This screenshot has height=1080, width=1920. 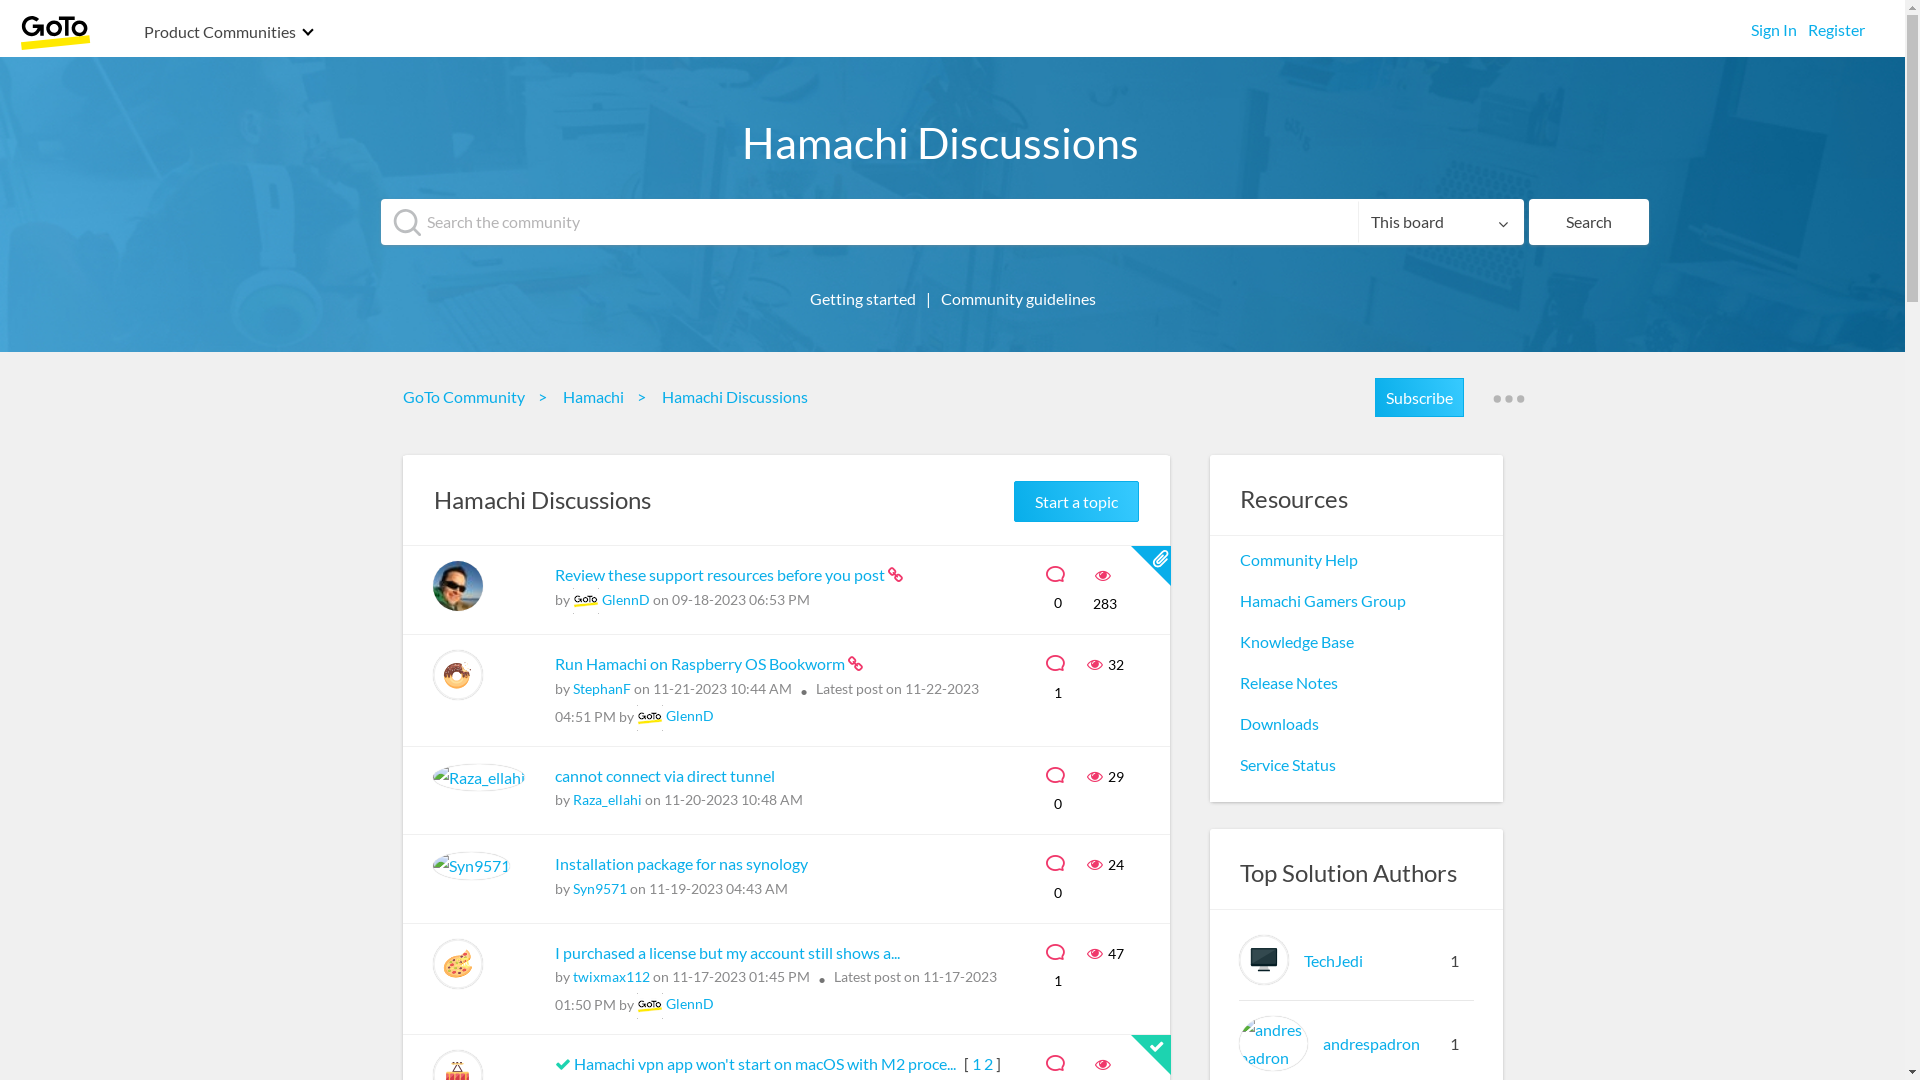 What do you see at coordinates (220, 33) in the screenshot?
I see `'Product Communities'` at bounding box center [220, 33].